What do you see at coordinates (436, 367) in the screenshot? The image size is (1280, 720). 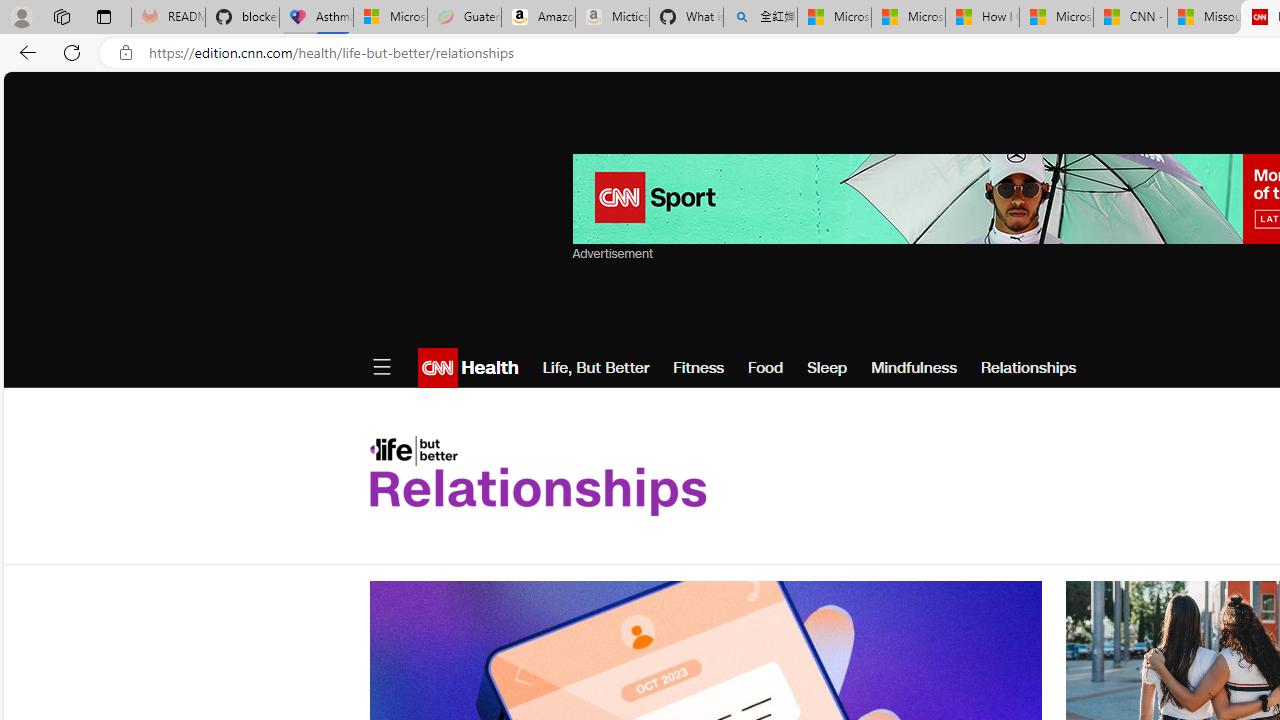 I see `'CNN logo'` at bounding box center [436, 367].